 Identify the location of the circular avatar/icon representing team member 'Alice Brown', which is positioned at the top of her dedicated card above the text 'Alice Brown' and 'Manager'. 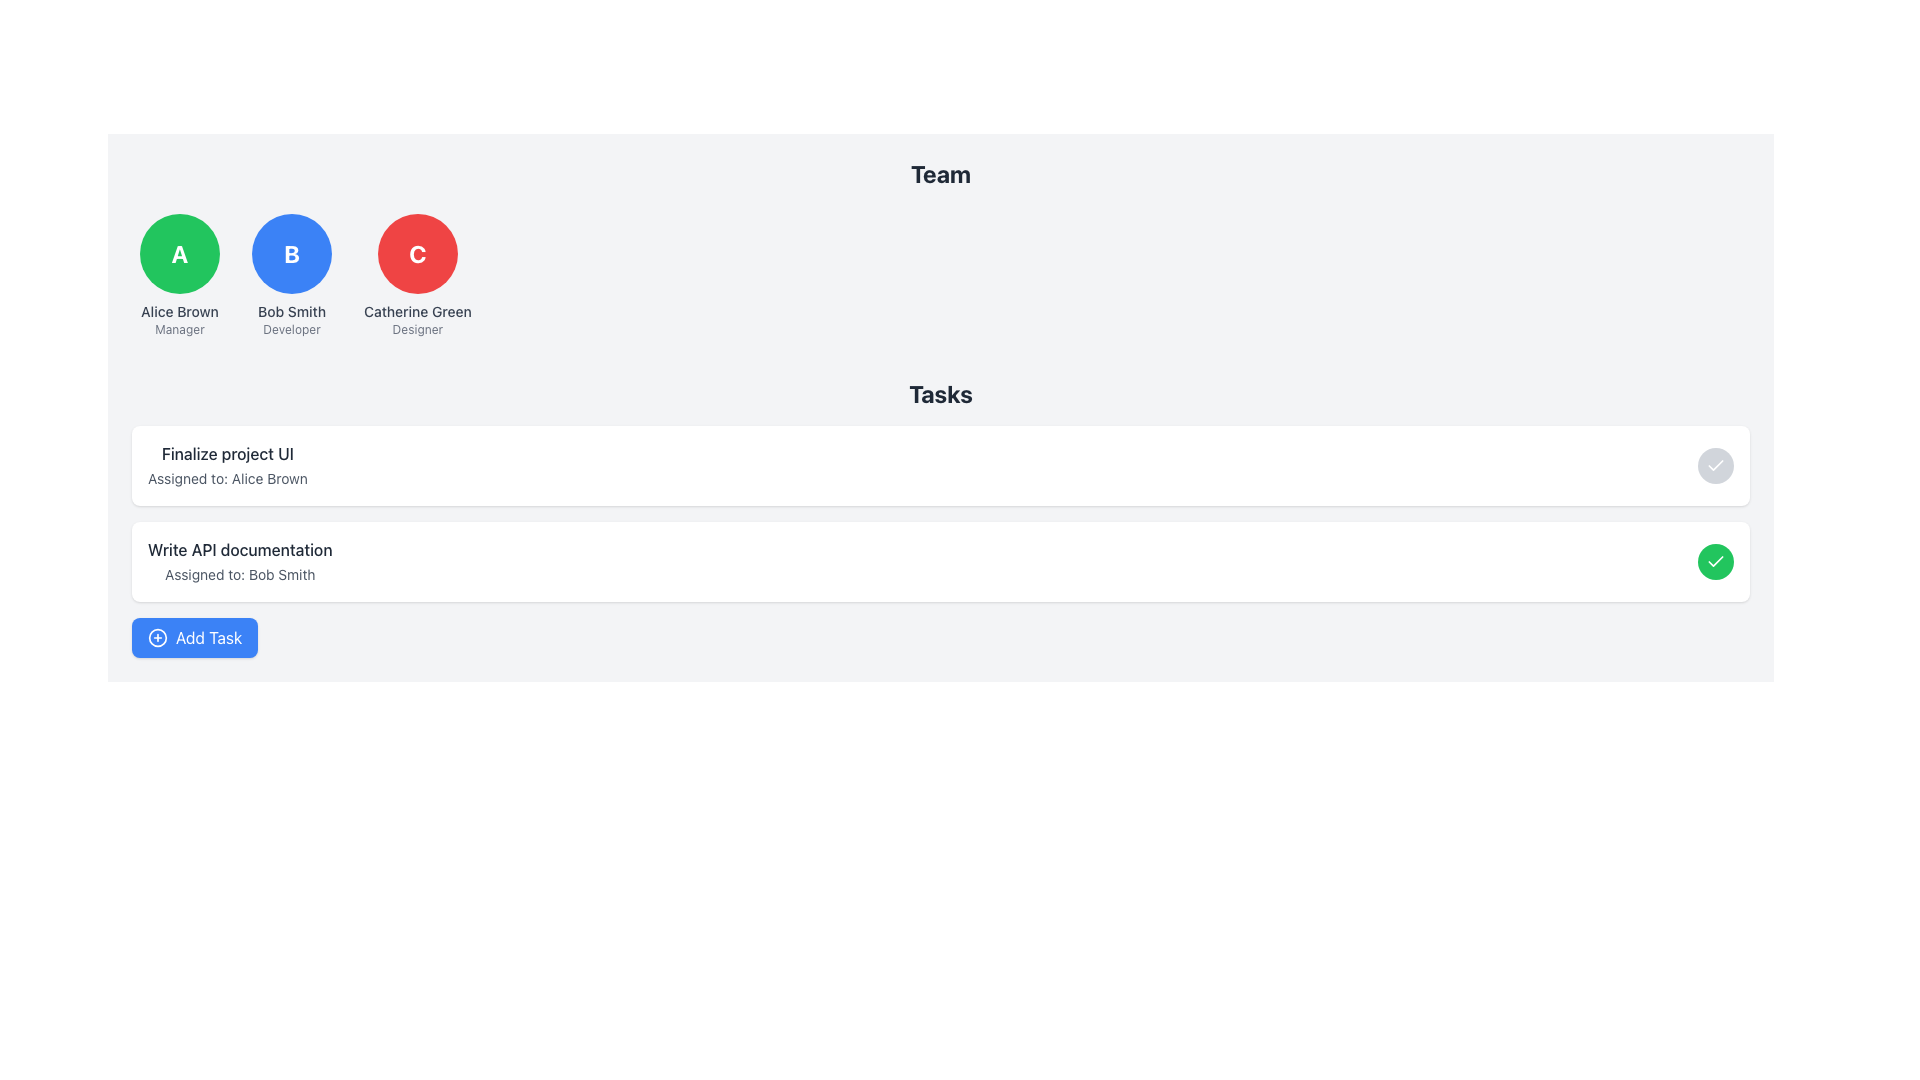
(180, 253).